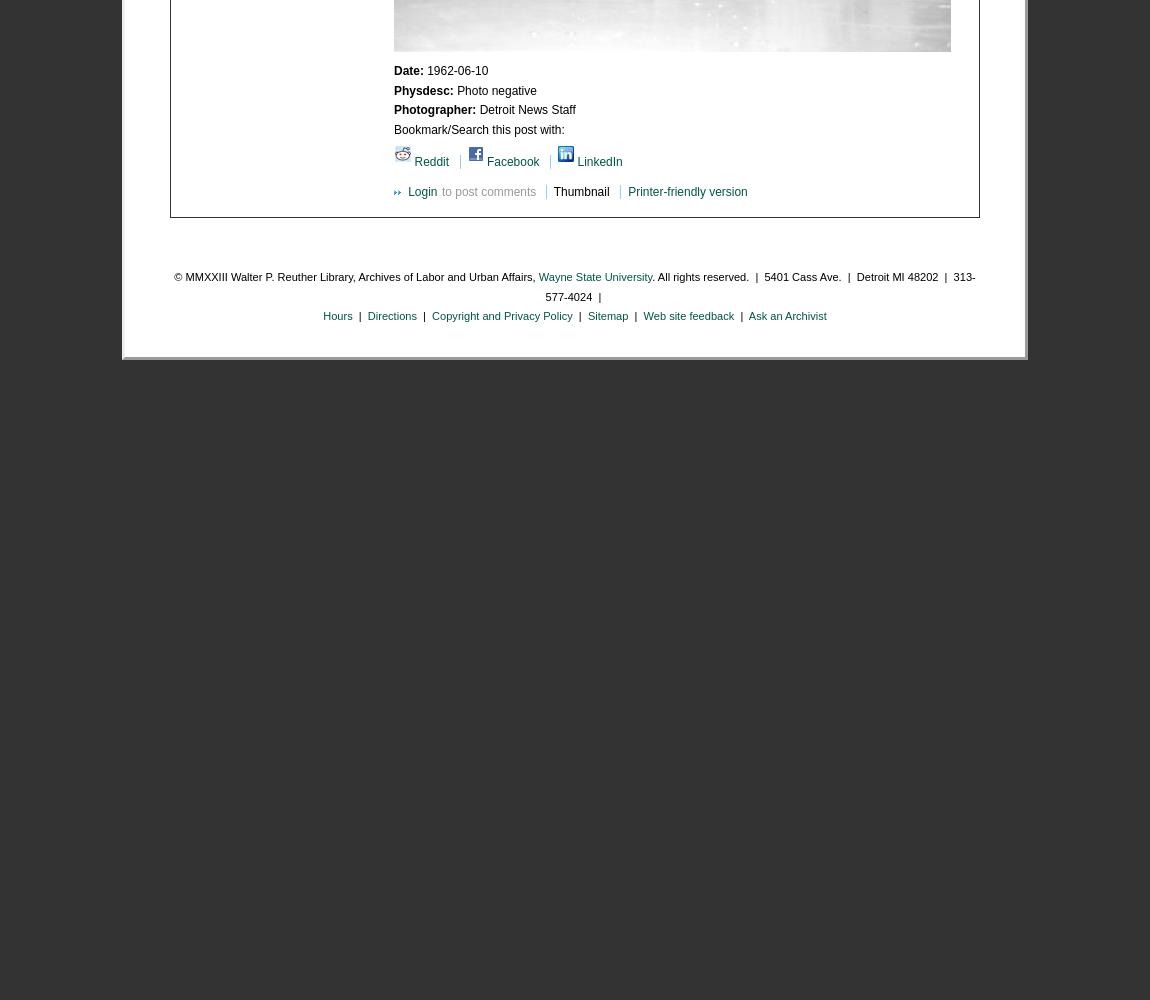  What do you see at coordinates (527, 109) in the screenshot?
I see `'Detroit News Staff'` at bounding box center [527, 109].